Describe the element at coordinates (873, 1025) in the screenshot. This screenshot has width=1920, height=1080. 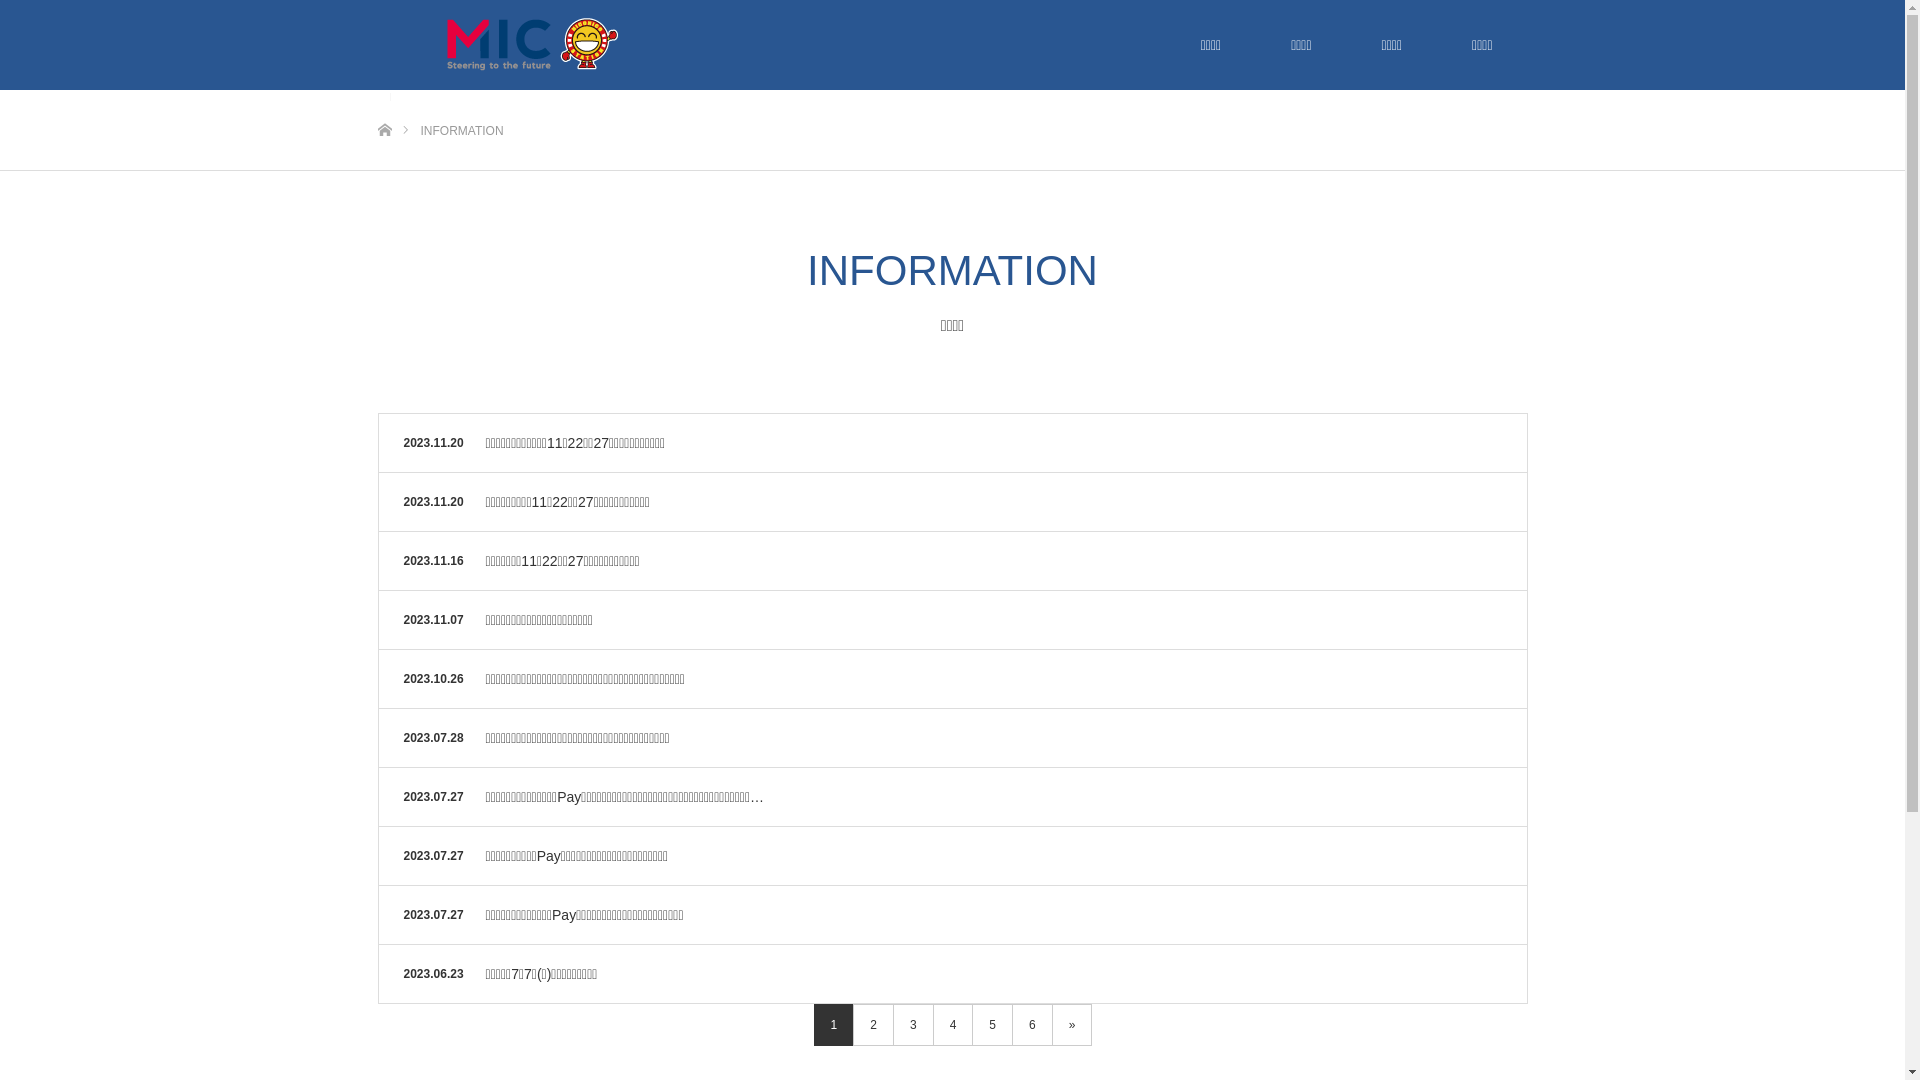
I see `'2'` at that location.